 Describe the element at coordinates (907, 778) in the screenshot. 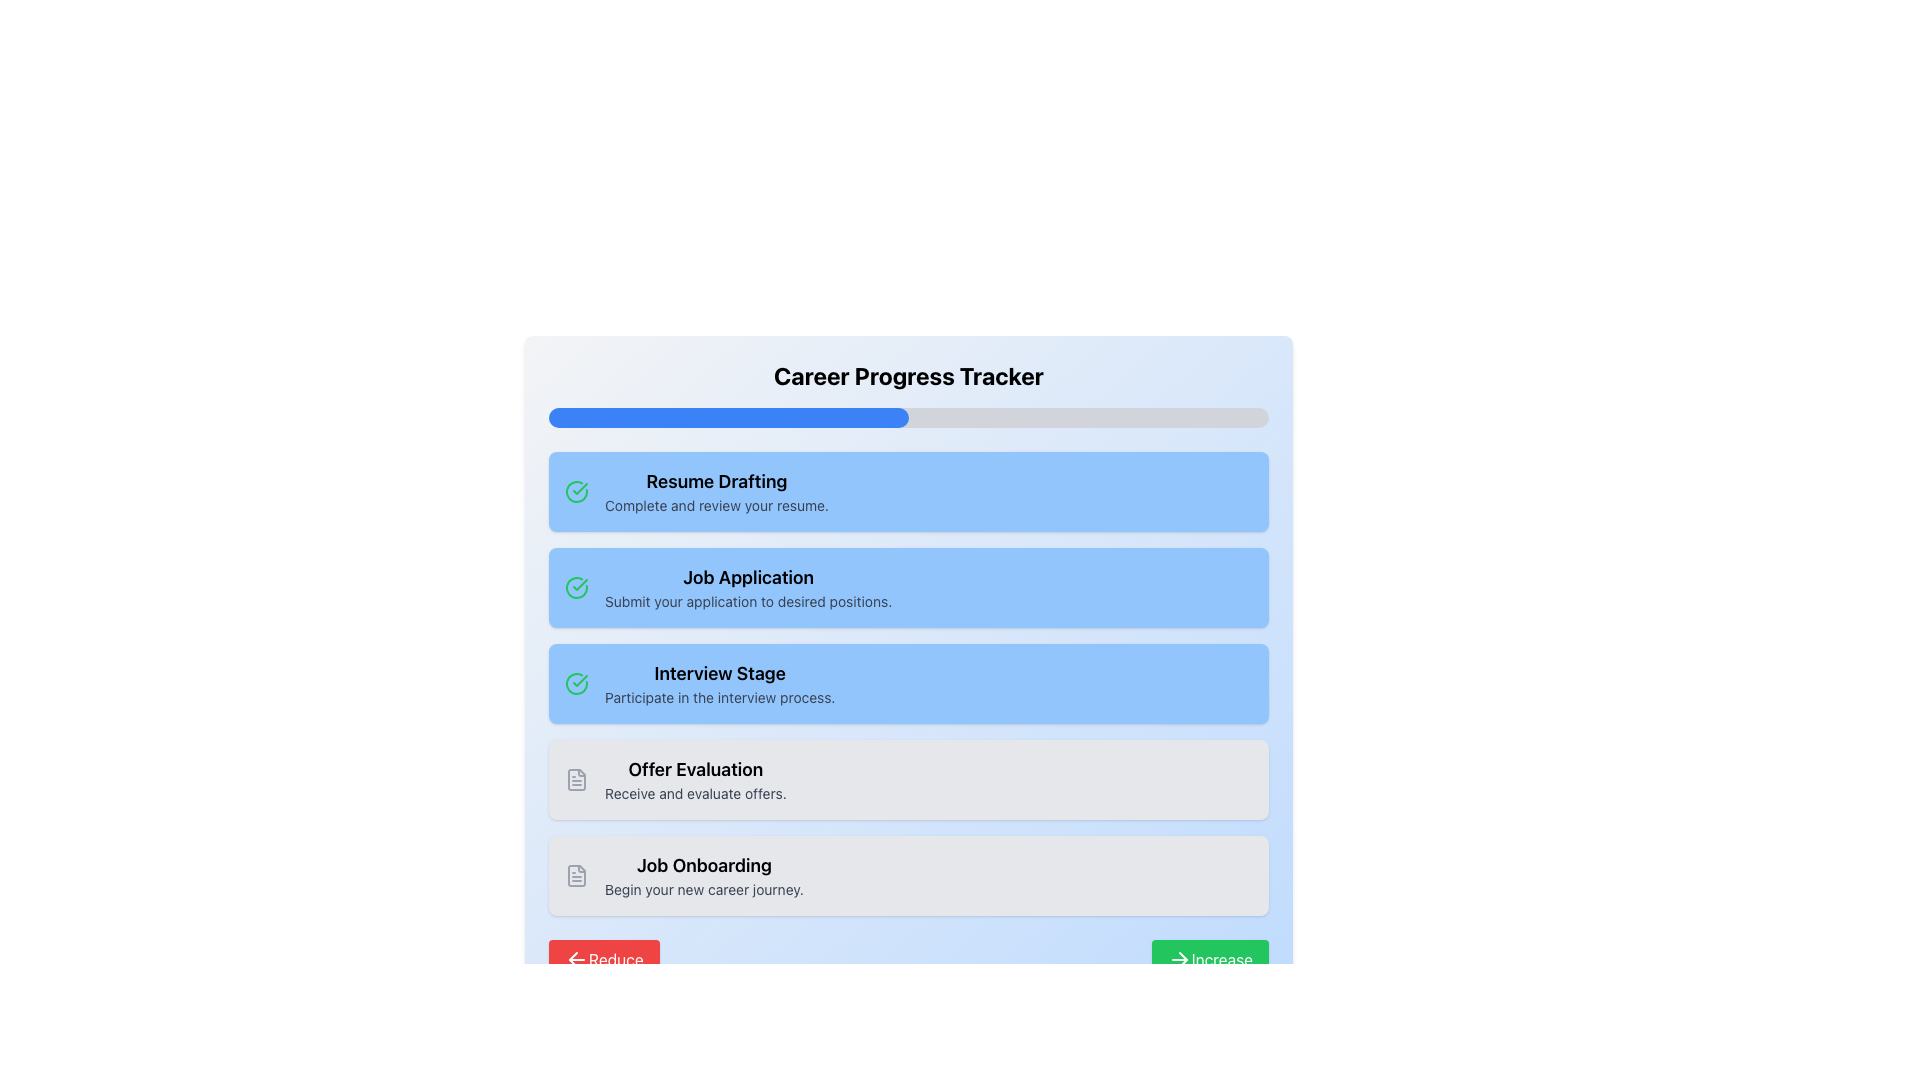

I see `the 'Offer Evaluation' informational panel to possibly navigate to more details about this step in the process tracker` at that location.